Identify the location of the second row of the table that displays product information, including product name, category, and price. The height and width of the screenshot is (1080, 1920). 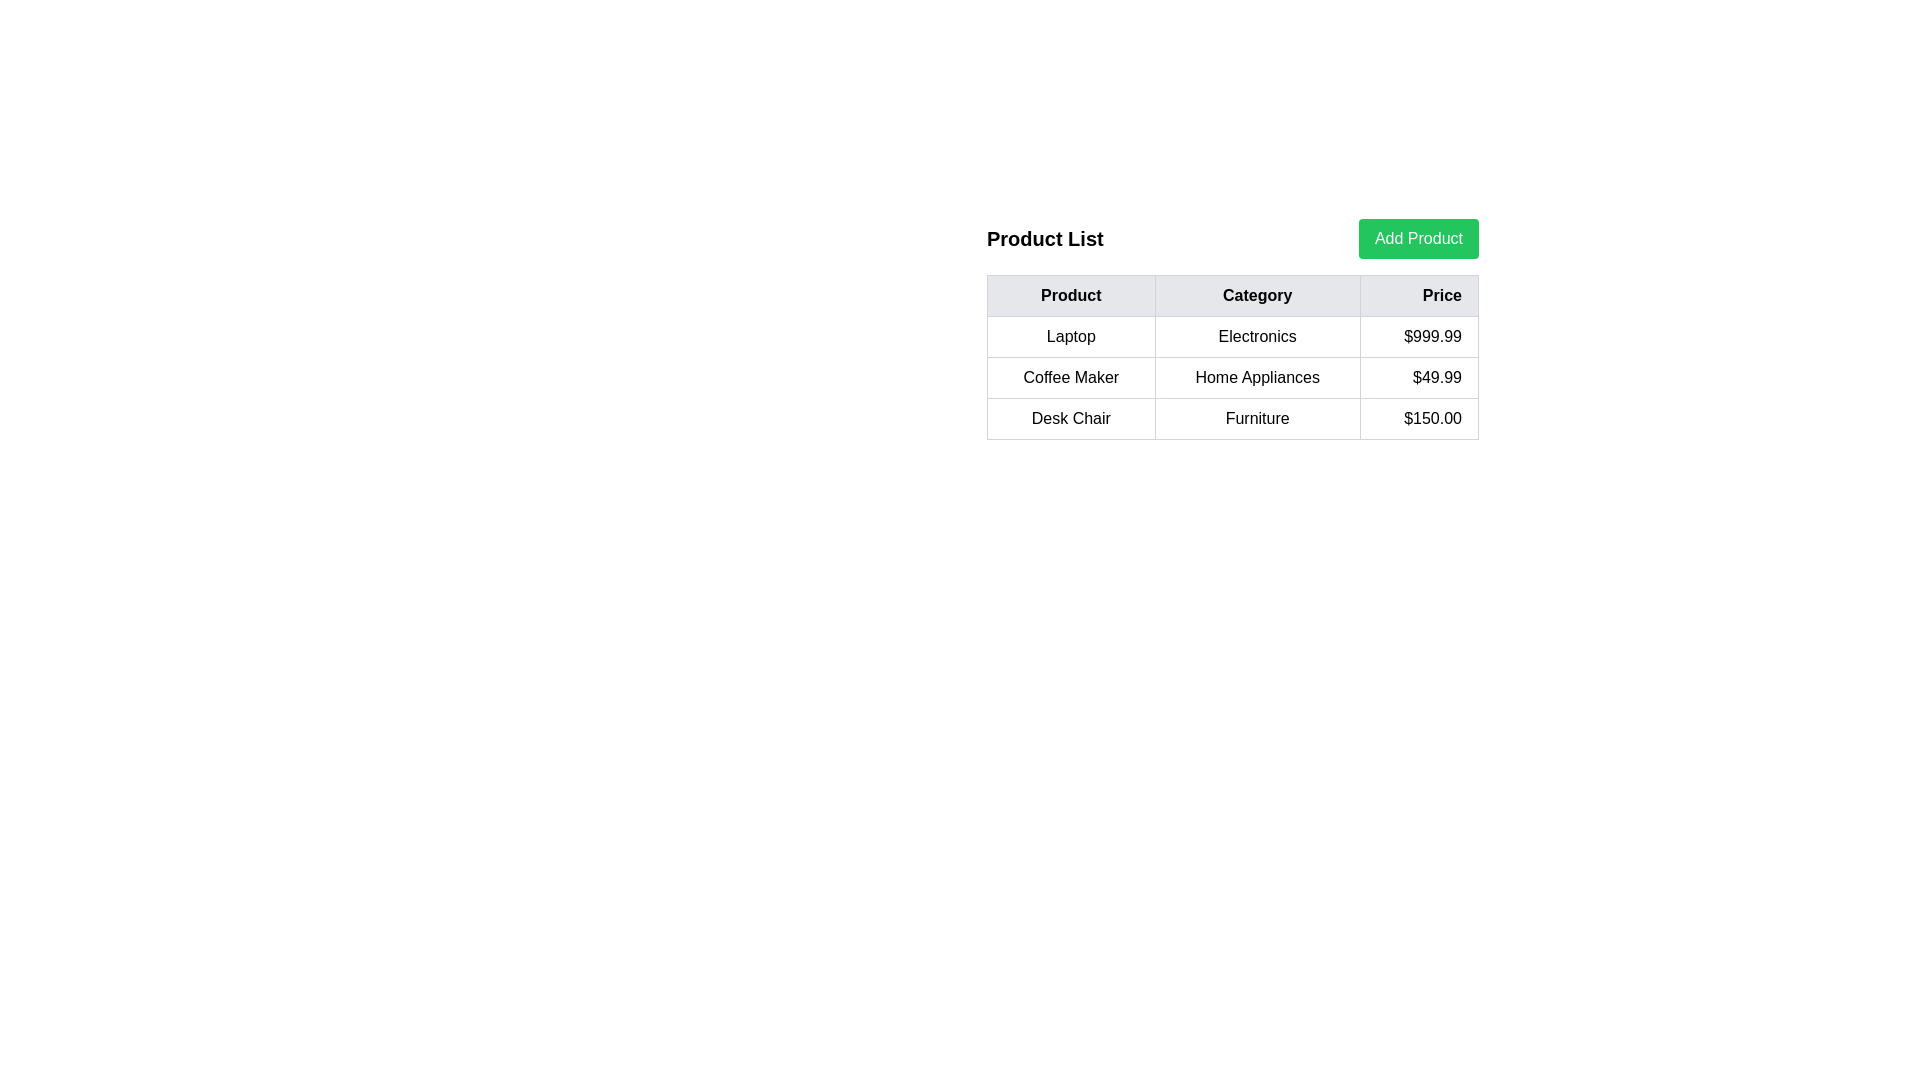
(1232, 378).